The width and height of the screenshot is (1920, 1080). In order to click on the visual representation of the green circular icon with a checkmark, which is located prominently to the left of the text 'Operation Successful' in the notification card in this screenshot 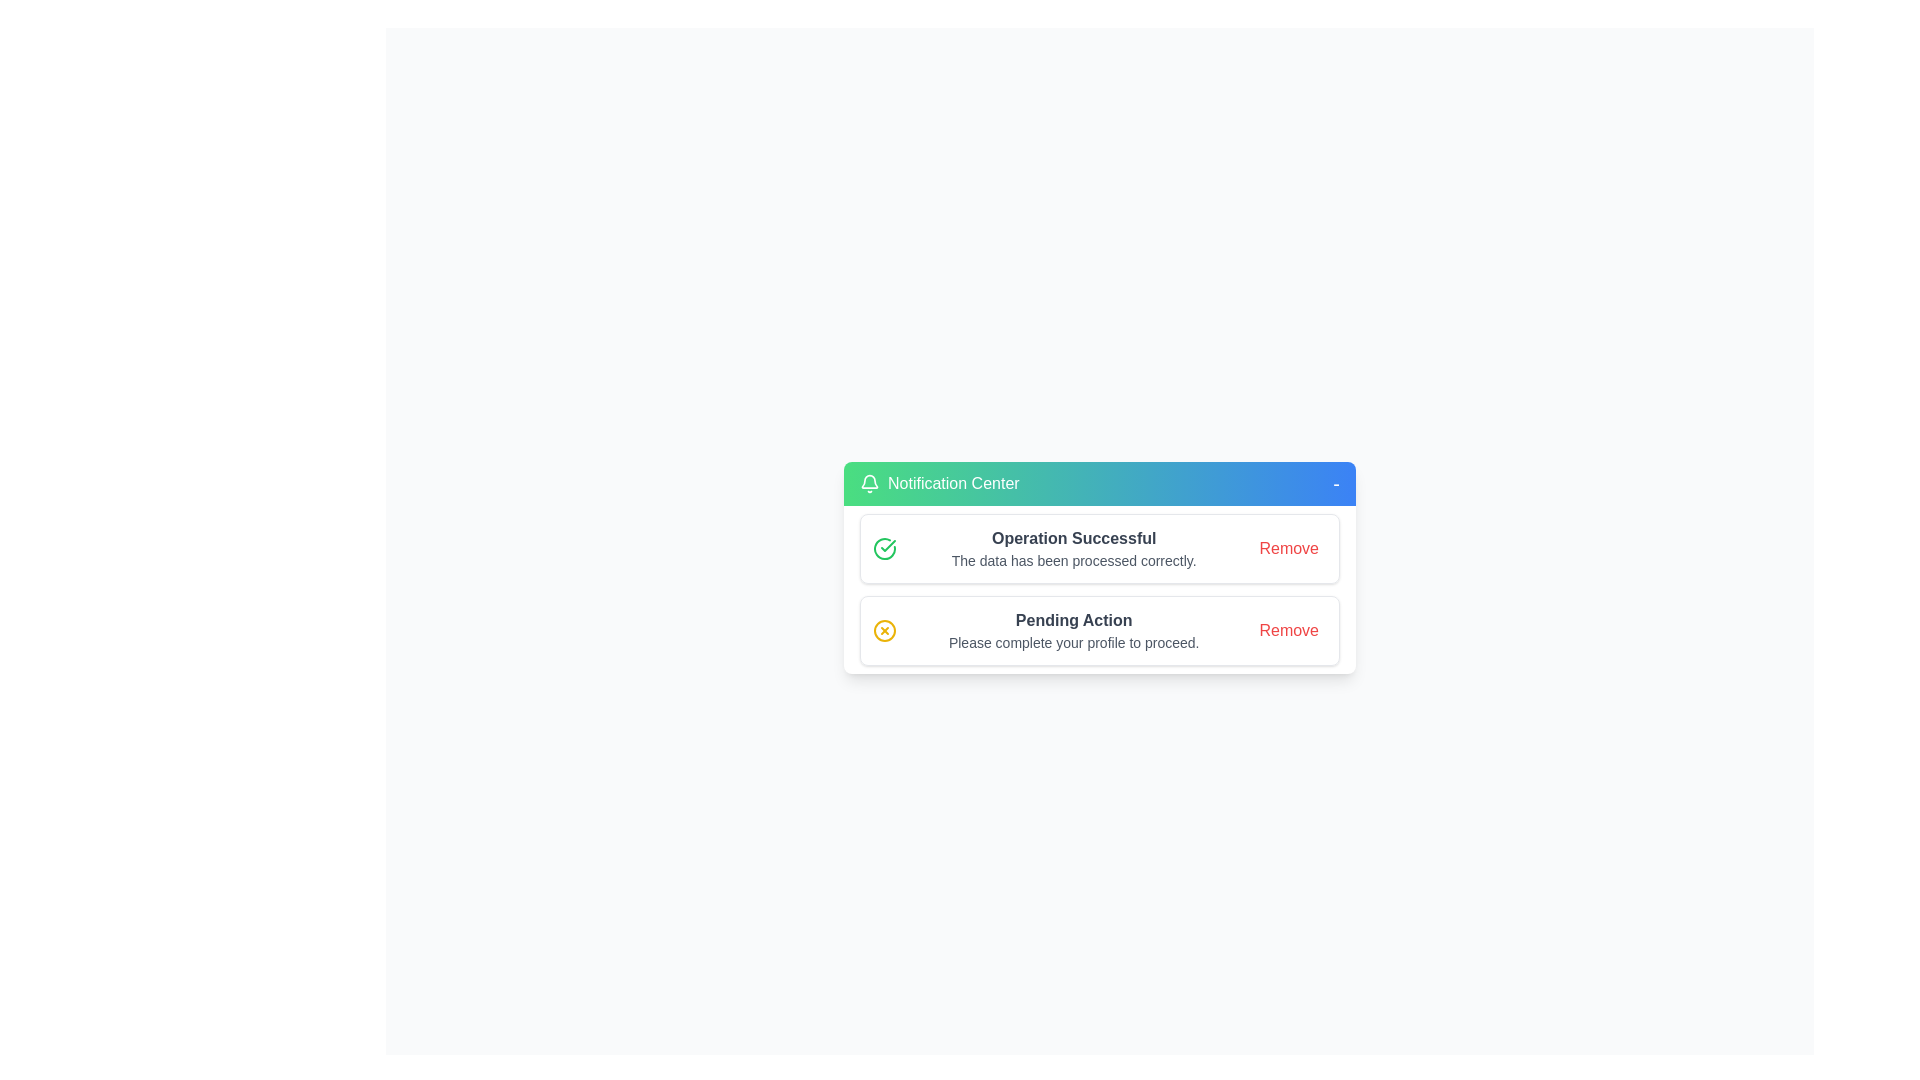, I will do `click(883, 548)`.